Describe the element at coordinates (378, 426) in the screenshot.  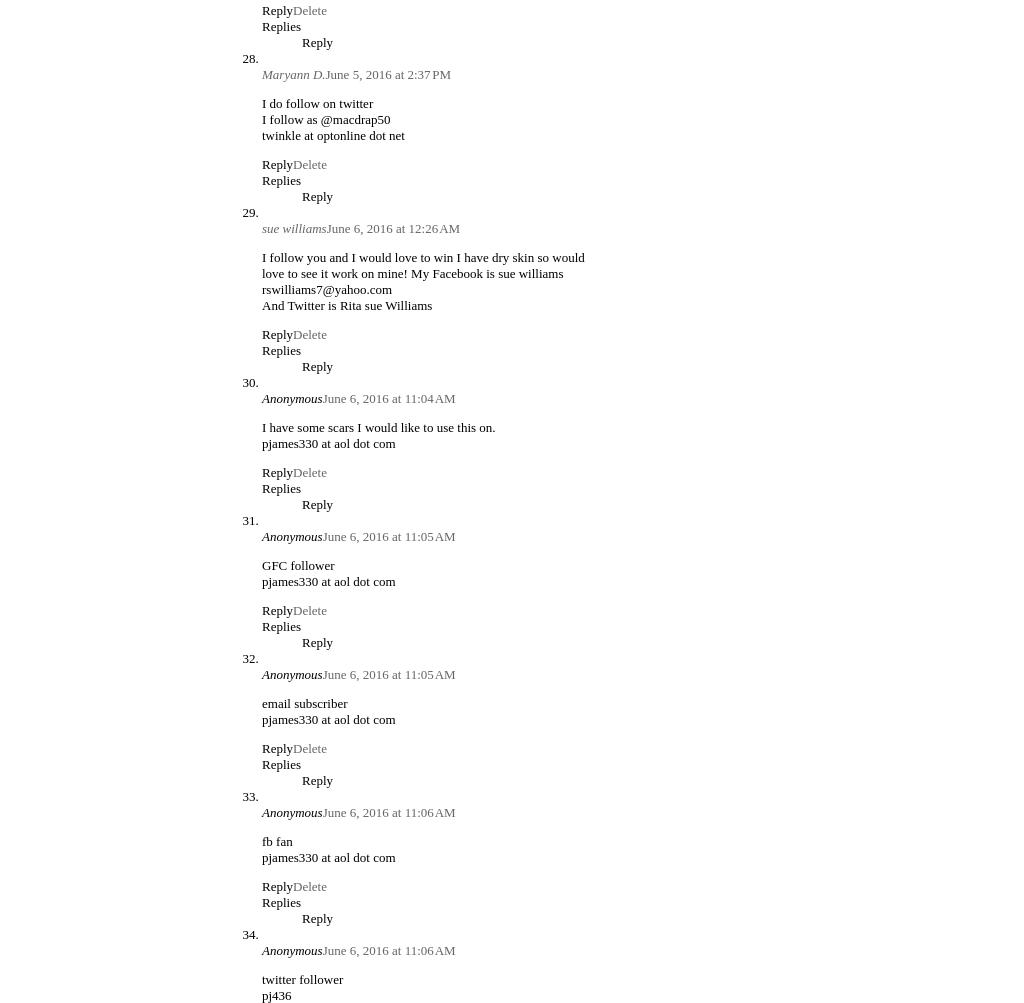
I see `'I have some scars I would like to use this on.'` at that location.